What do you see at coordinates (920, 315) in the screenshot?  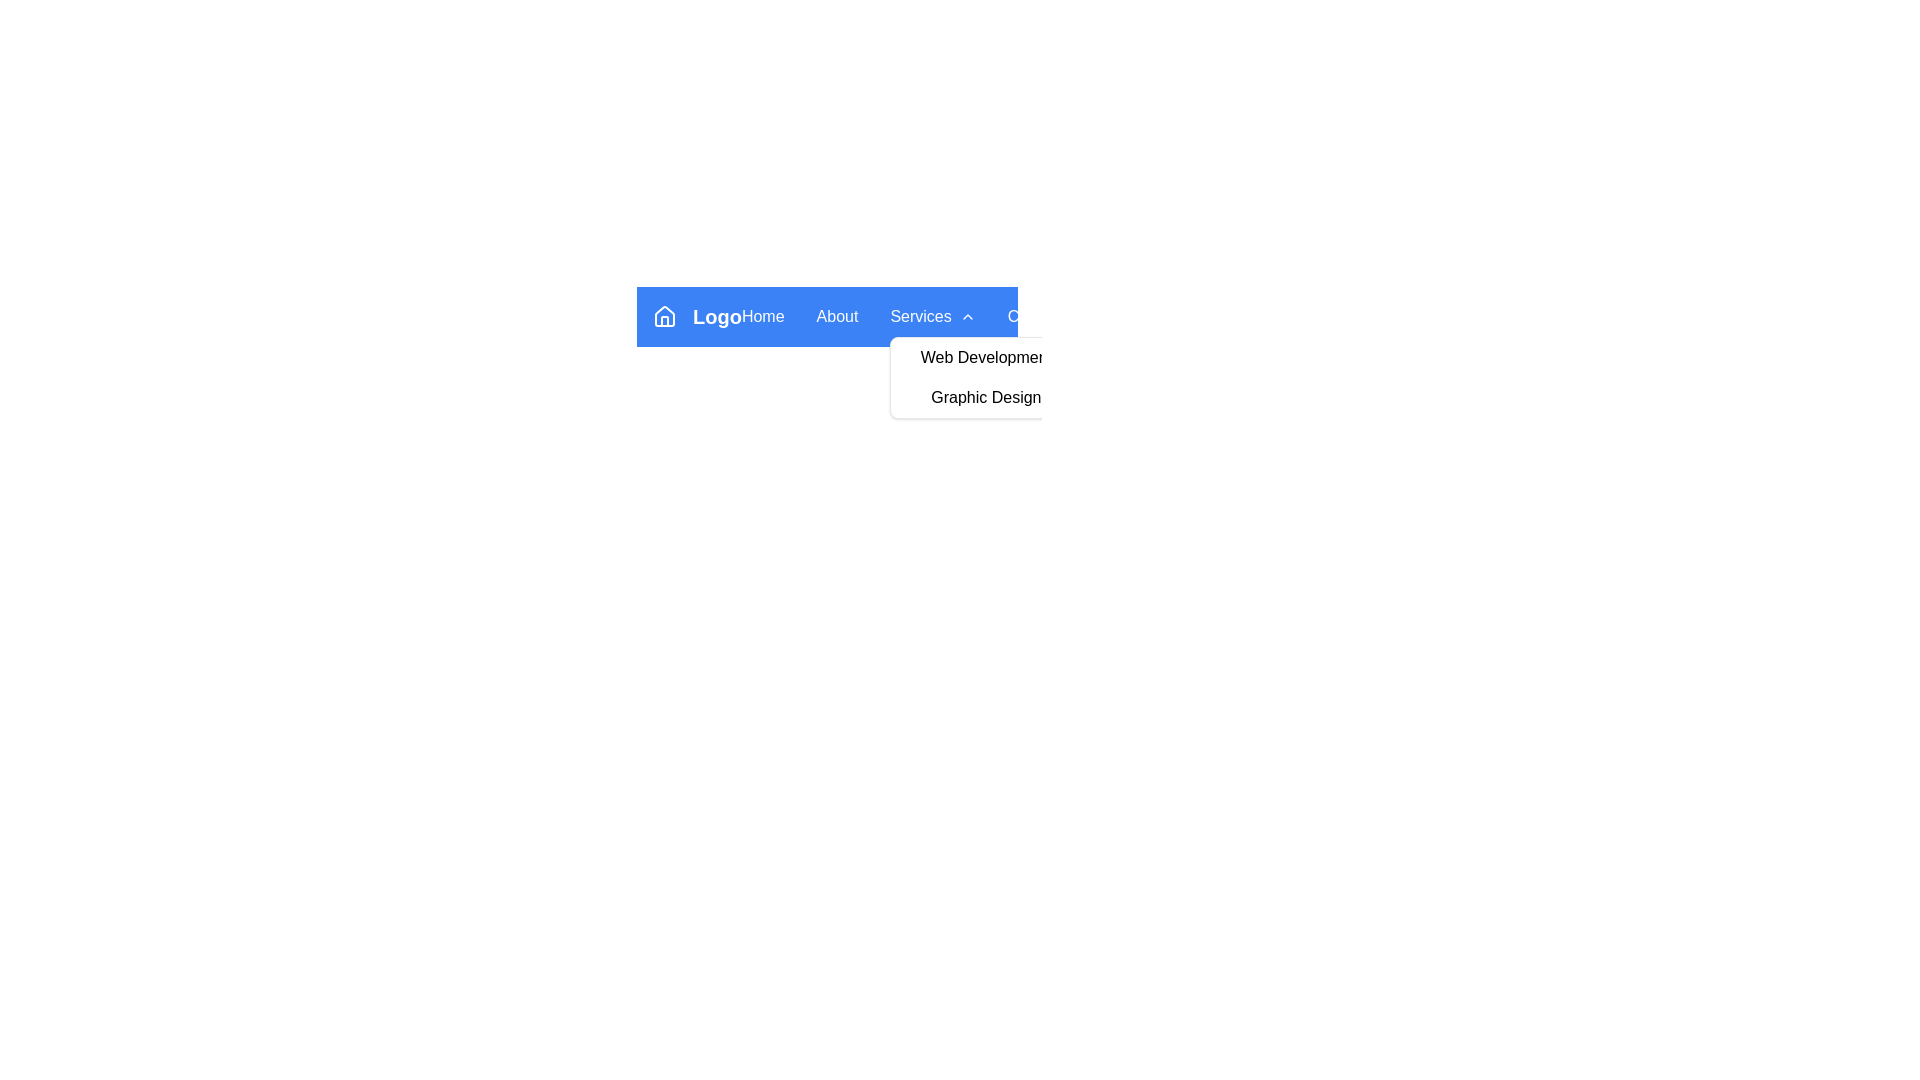 I see `the 'Services' text label in the navigation bar` at bounding box center [920, 315].